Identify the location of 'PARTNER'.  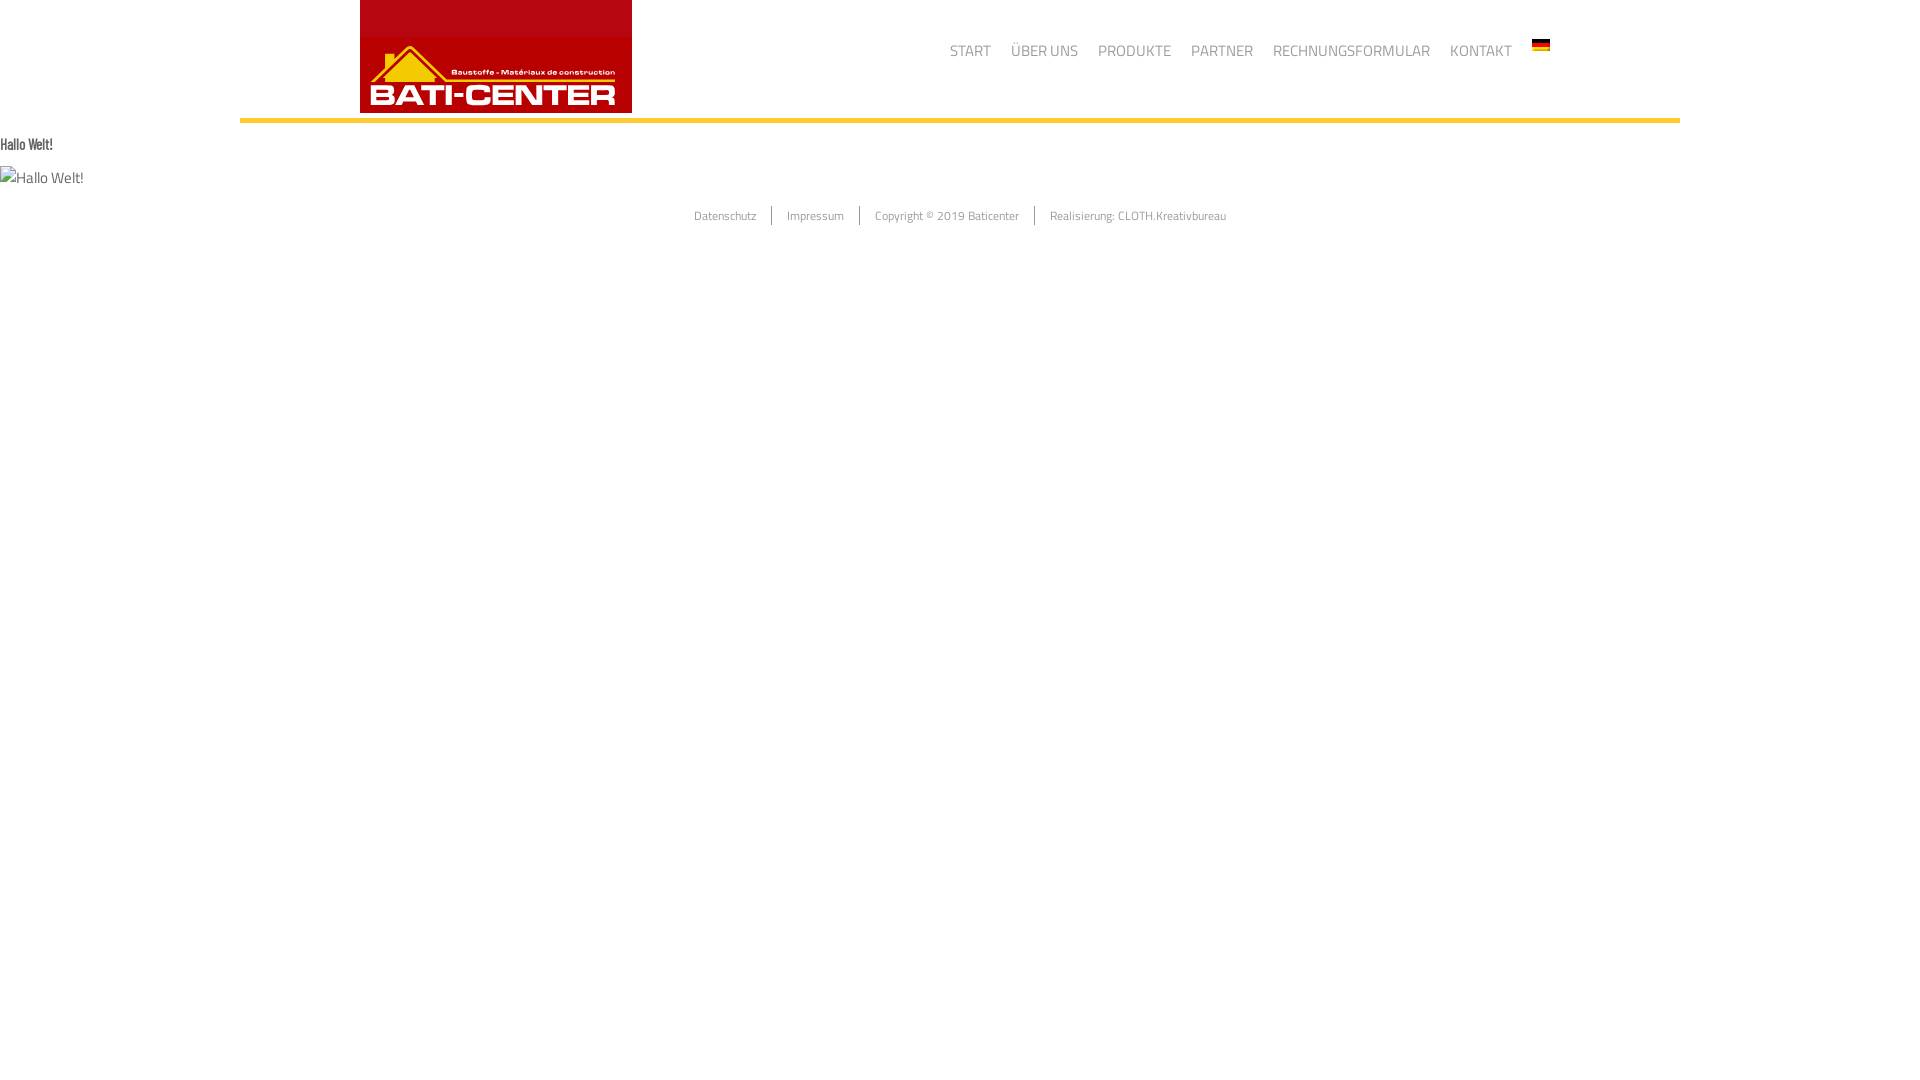
(1221, 48).